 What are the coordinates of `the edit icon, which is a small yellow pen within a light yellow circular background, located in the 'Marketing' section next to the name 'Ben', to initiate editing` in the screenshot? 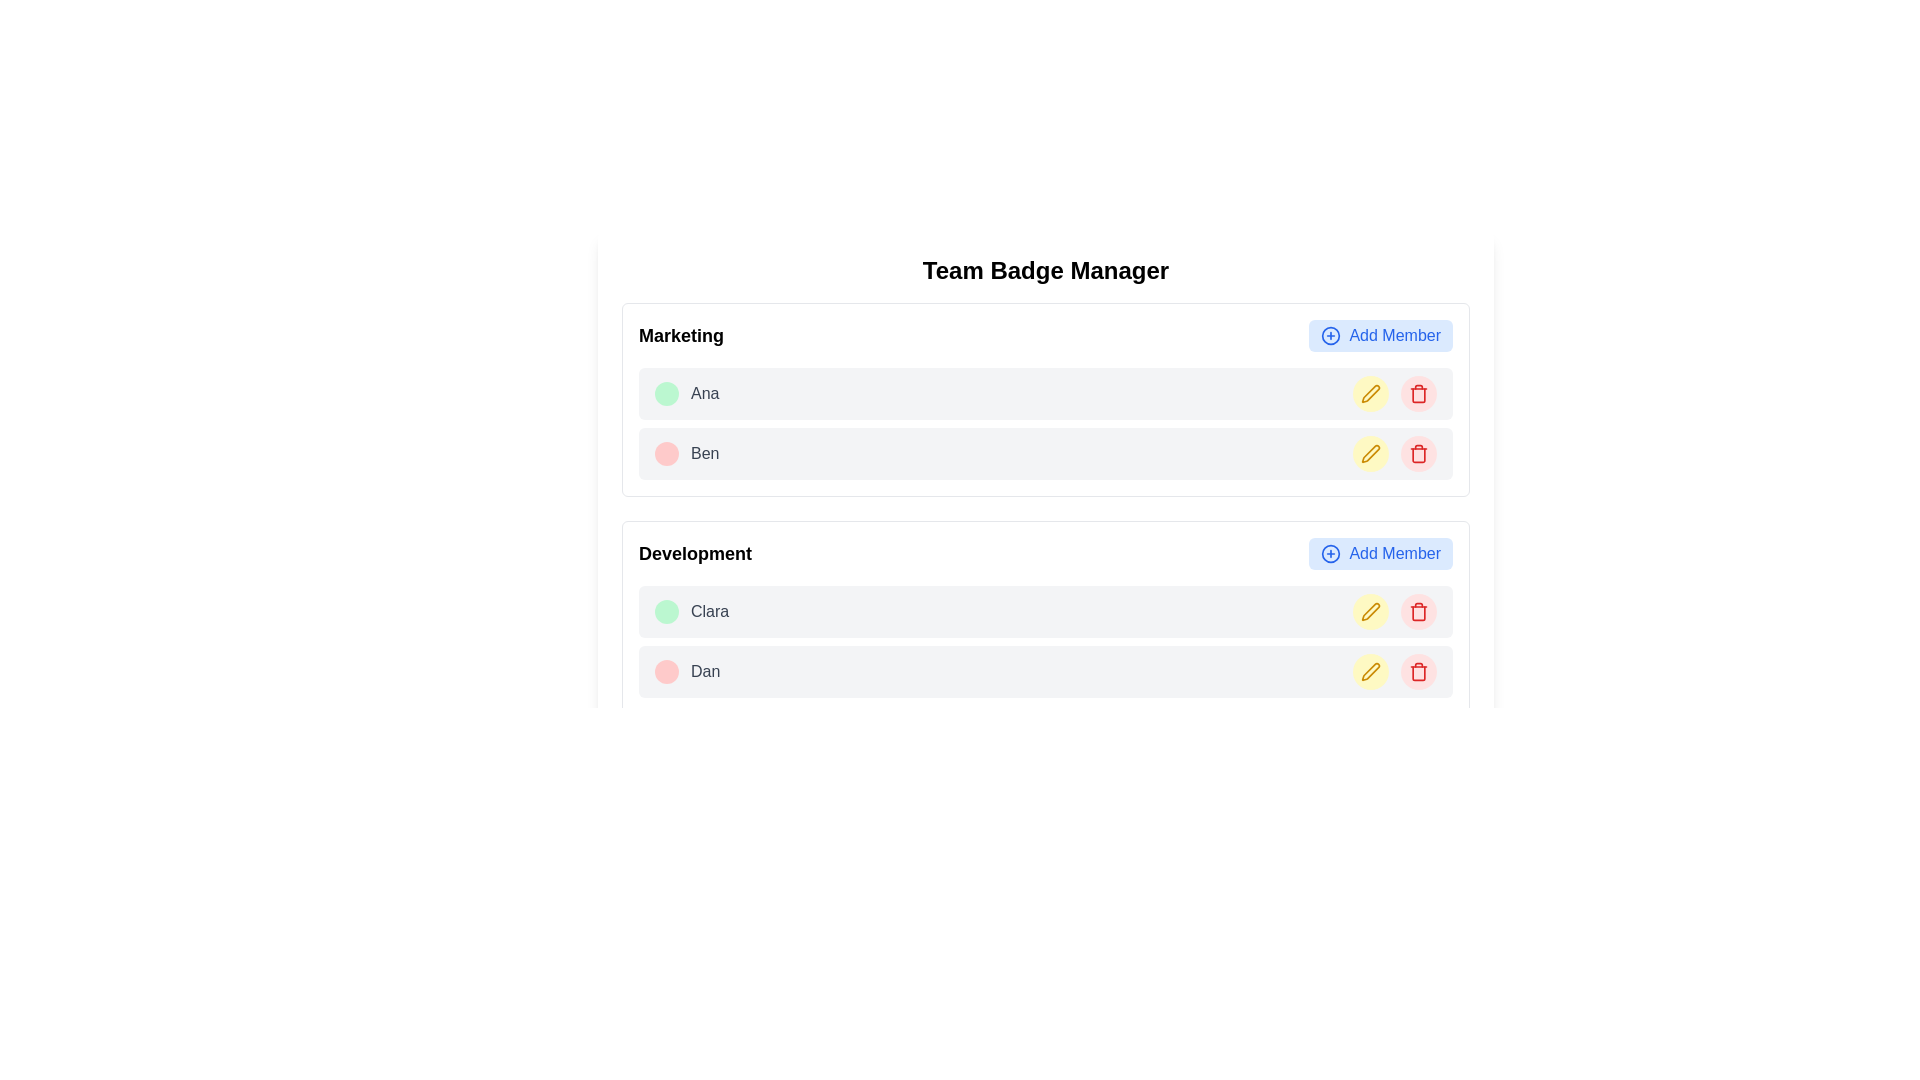 It's located at (1370, 393).